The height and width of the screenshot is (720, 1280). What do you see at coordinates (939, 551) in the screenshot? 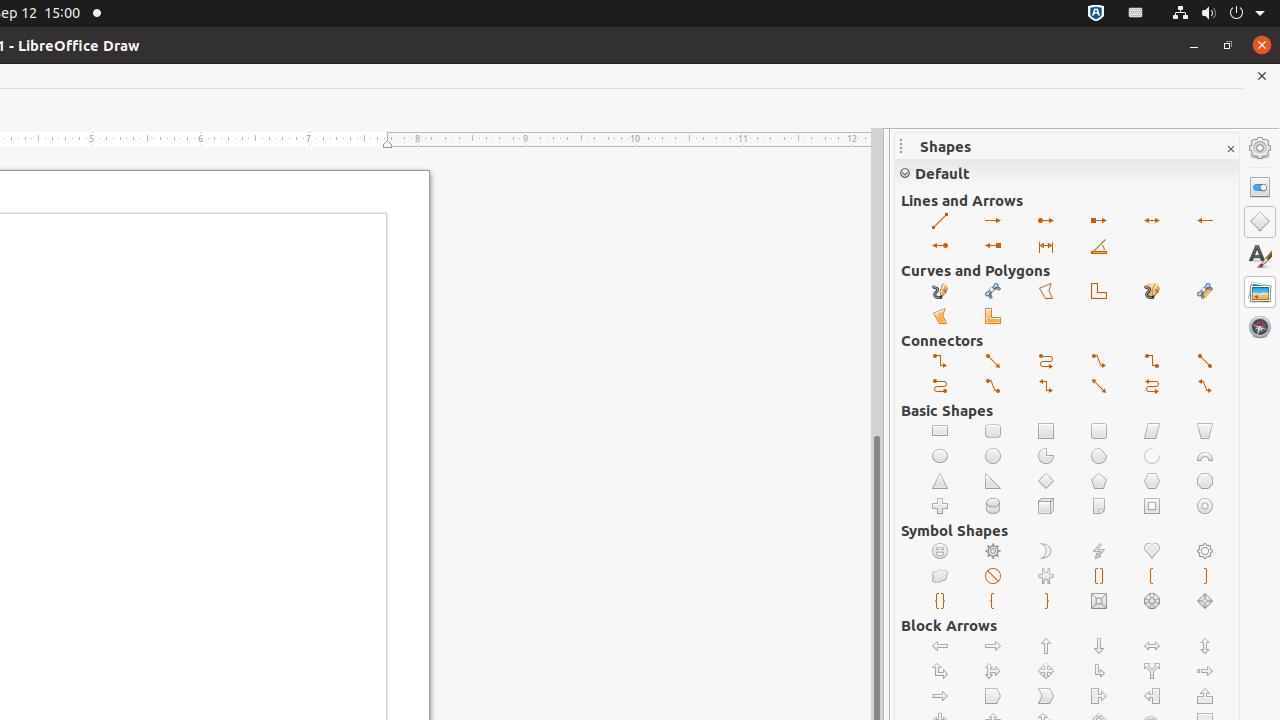
I see `'Smiley Face'` at bounding box center [939, 551].